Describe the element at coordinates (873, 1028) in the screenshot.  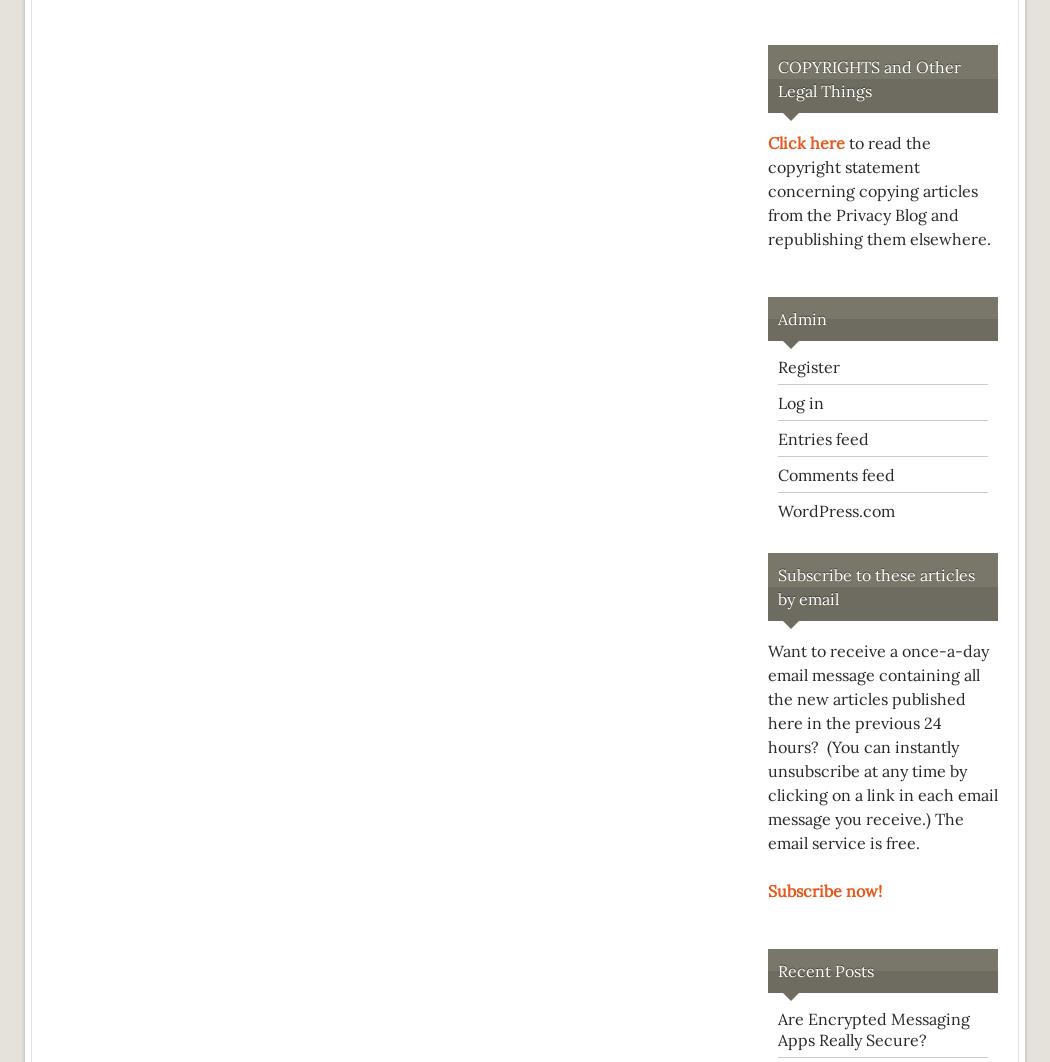
I see `'Are Encrypted Messaging Apps Really Secure?'` at that location.